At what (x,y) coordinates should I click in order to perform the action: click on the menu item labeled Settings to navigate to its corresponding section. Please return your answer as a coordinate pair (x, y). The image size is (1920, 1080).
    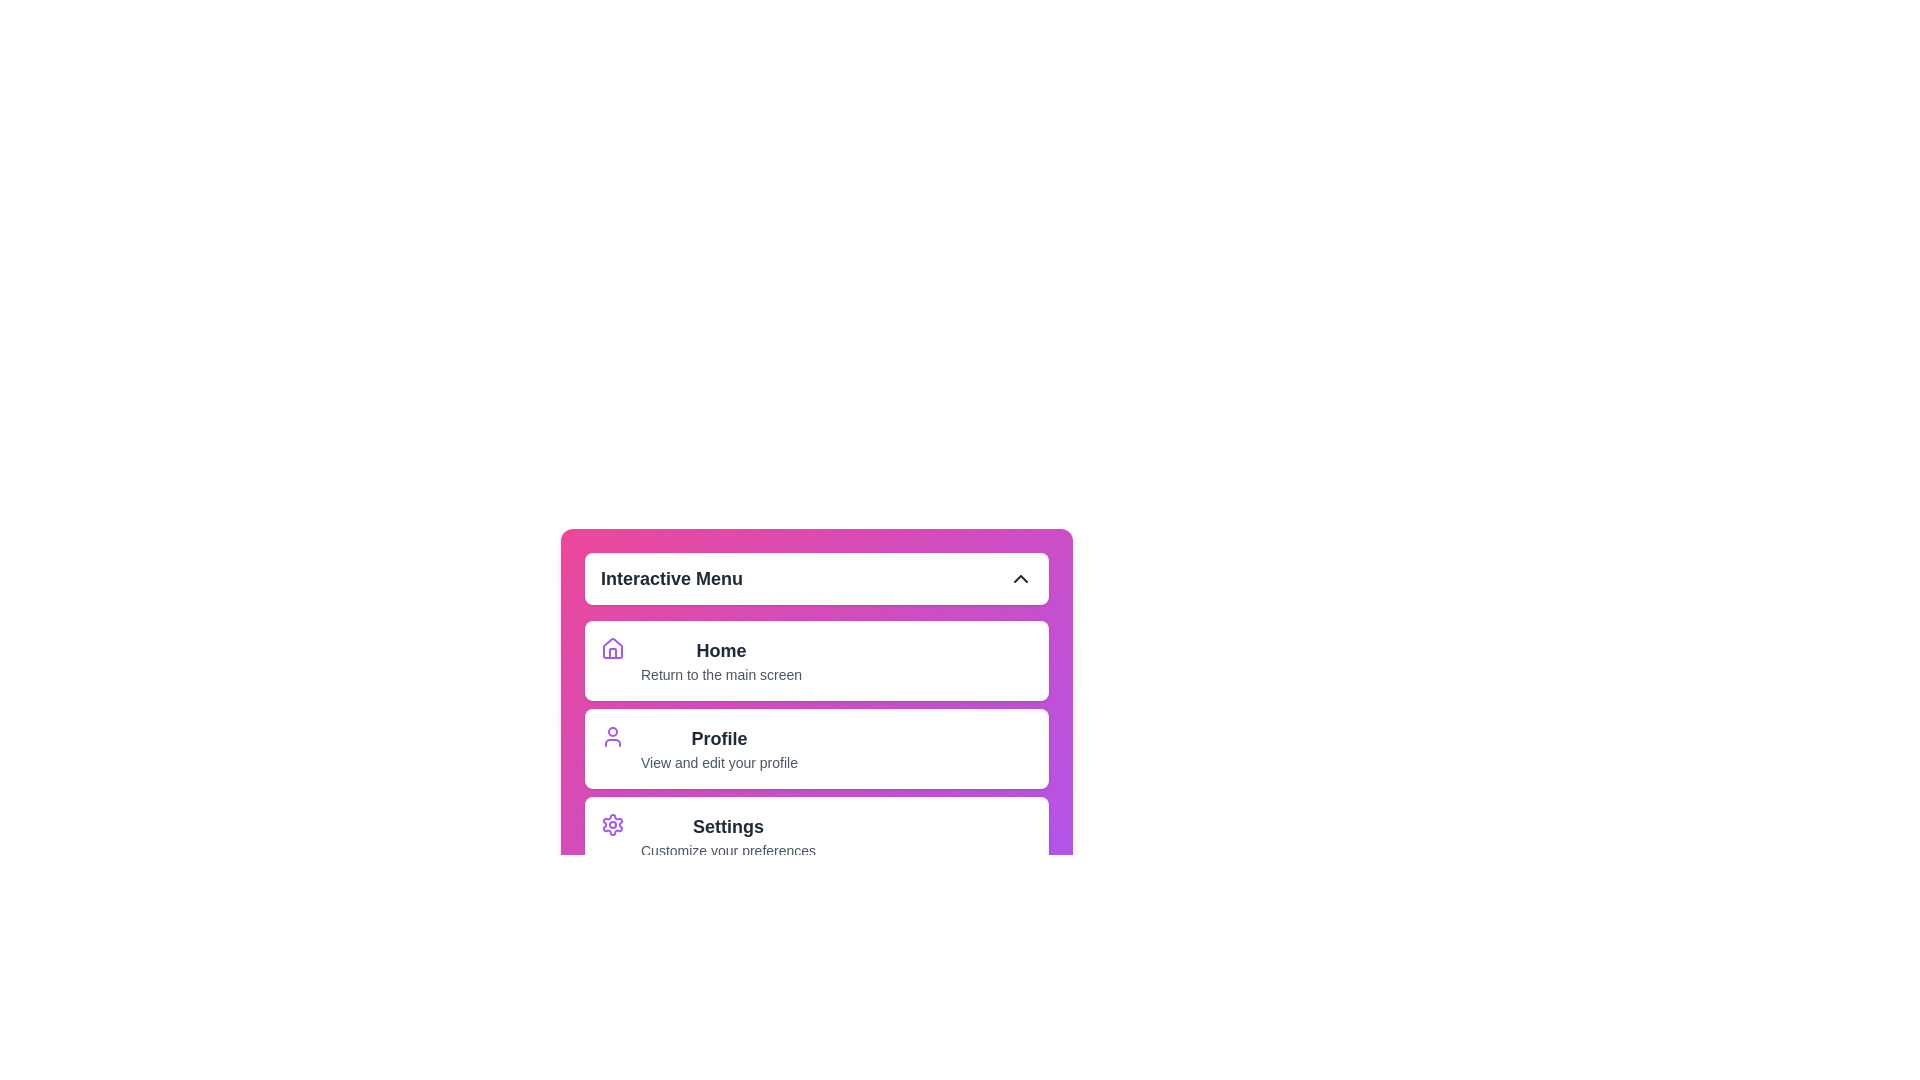
    Looking at the image, I should click on (727, 837).